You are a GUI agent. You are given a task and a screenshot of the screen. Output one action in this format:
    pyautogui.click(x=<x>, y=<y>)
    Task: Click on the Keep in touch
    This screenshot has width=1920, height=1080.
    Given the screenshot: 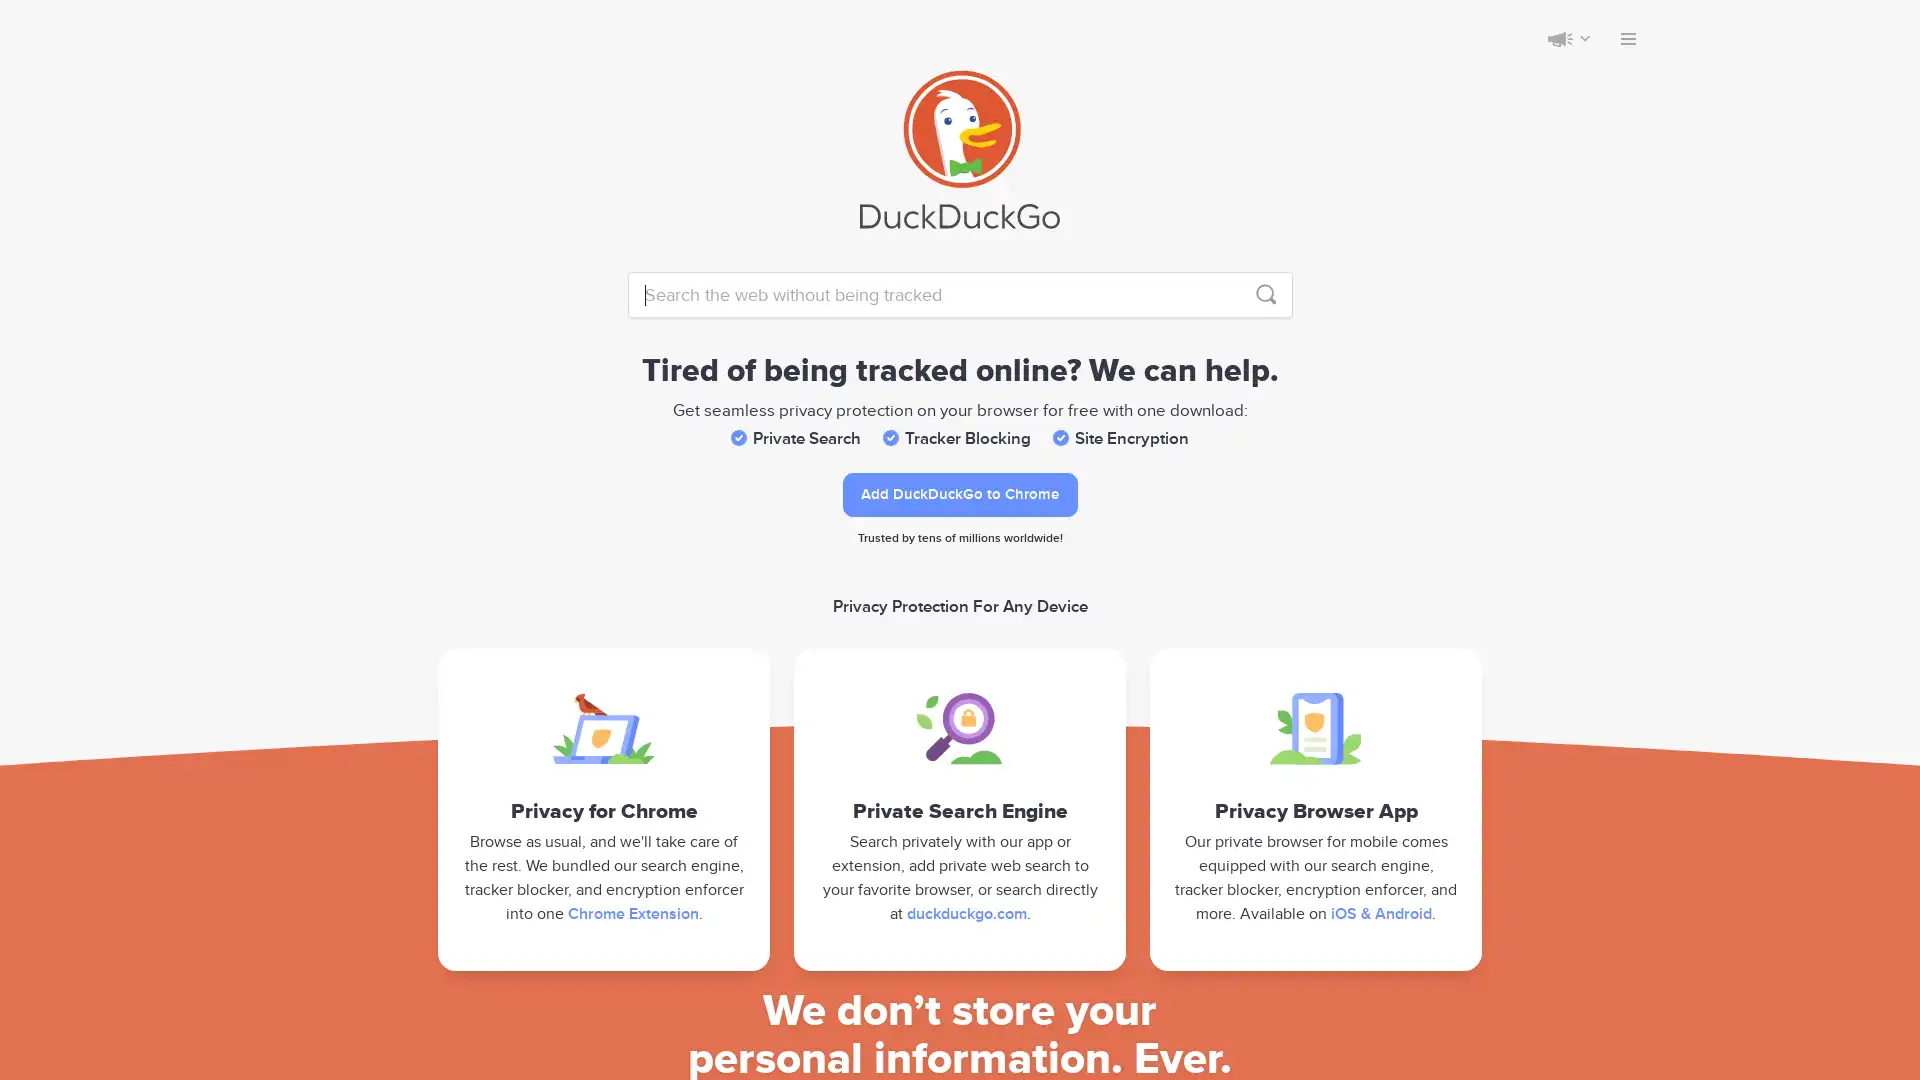 What is the action you would take?
    pyautogui.click(x=1559, y=38)
    